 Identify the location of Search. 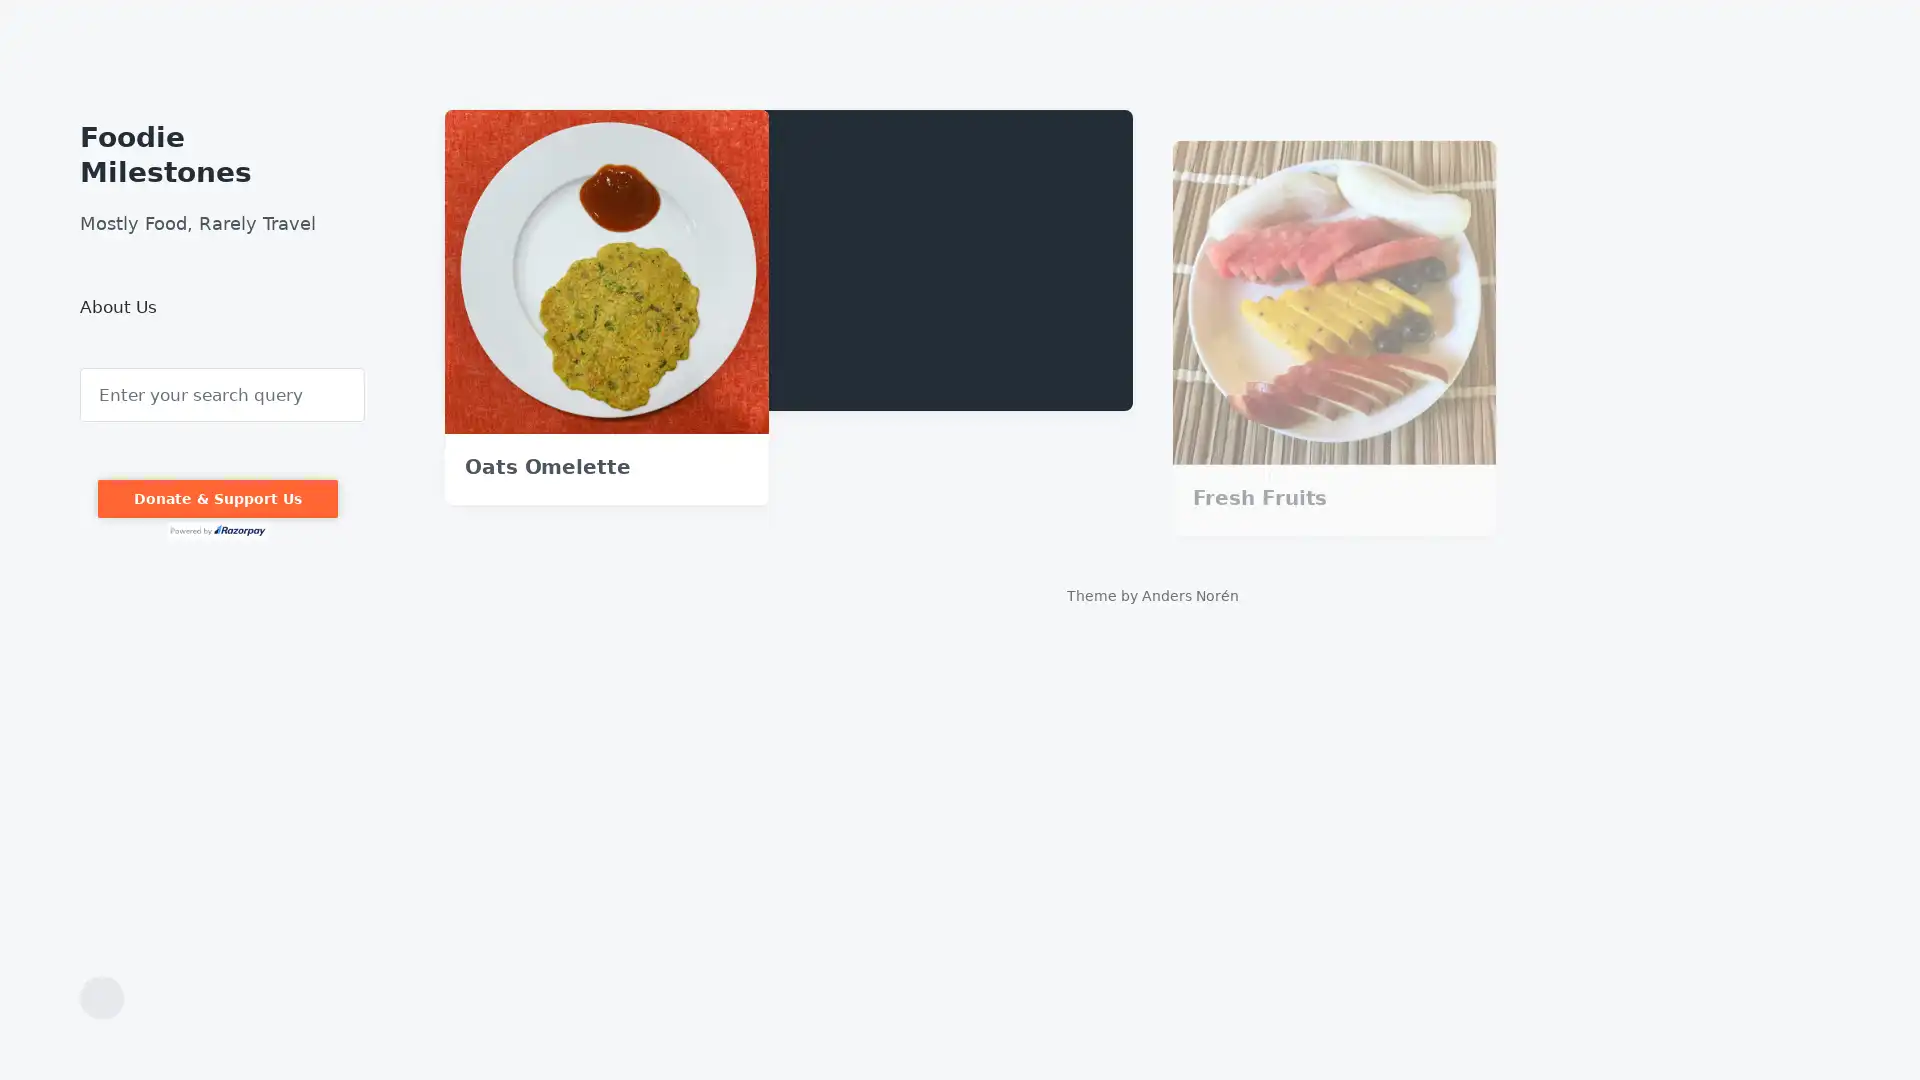
(80, 368).